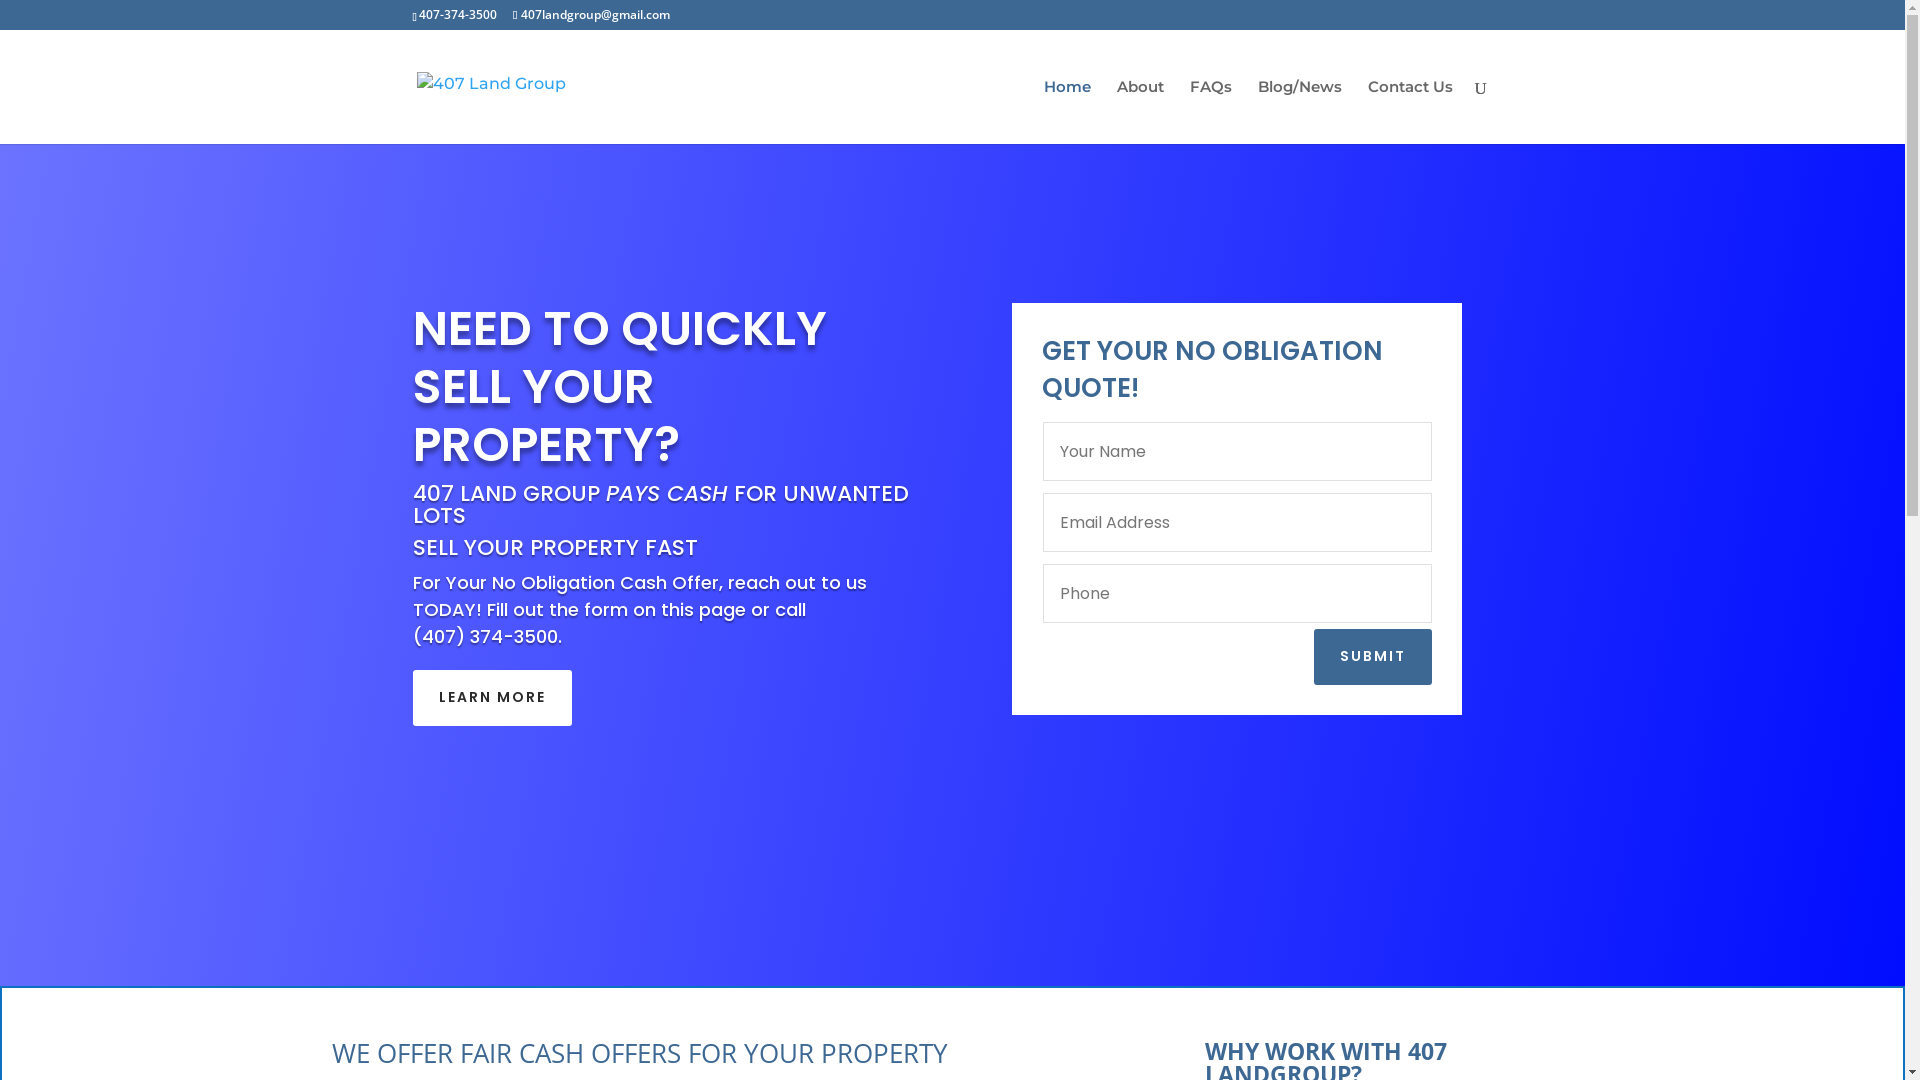 The image size is (1920, 1080). I want to click on 'Home', so click(1042, 111).